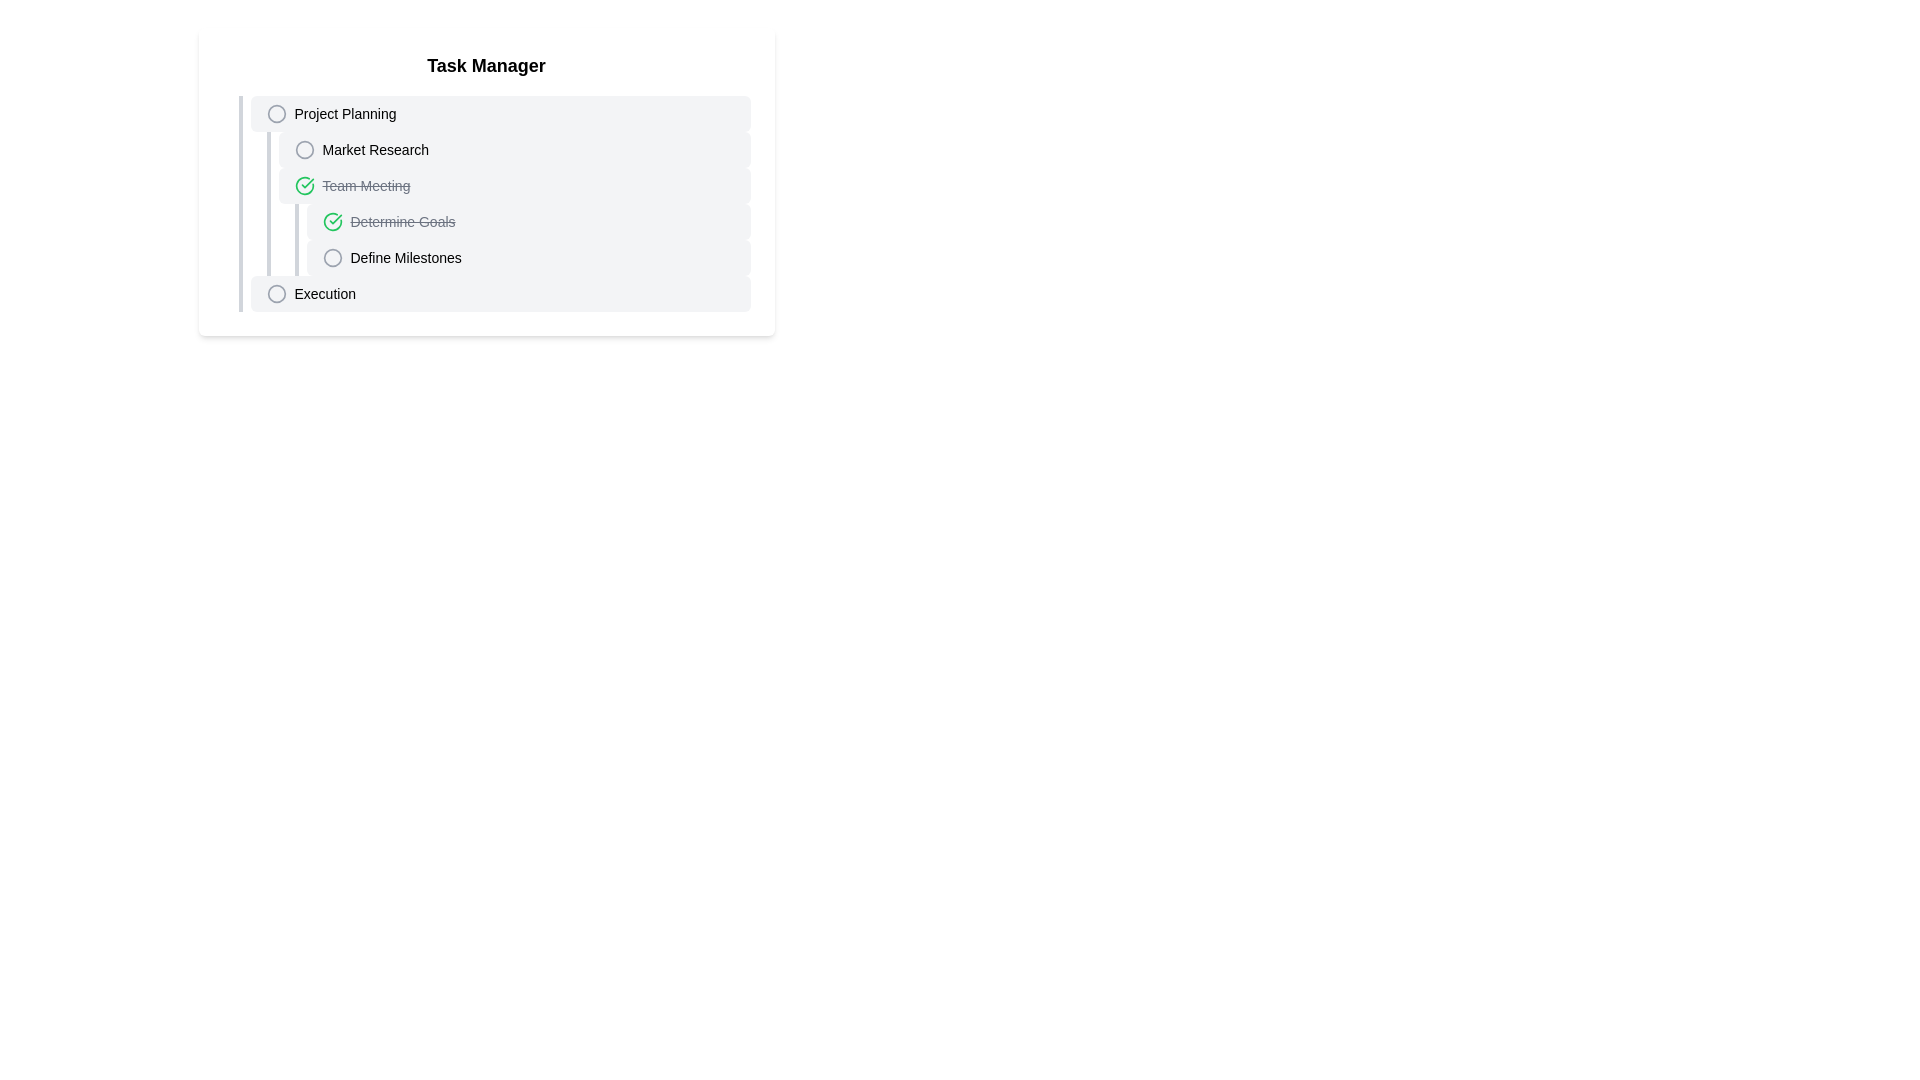  What do you see at coordinates (402, 222) in the screenshot?
I see `the text label element displaying 'Determine Goals', styled with a strikethrough in gray color, indicating completion, located to the right of the green circular check icon` at bounding box center [402, 222].